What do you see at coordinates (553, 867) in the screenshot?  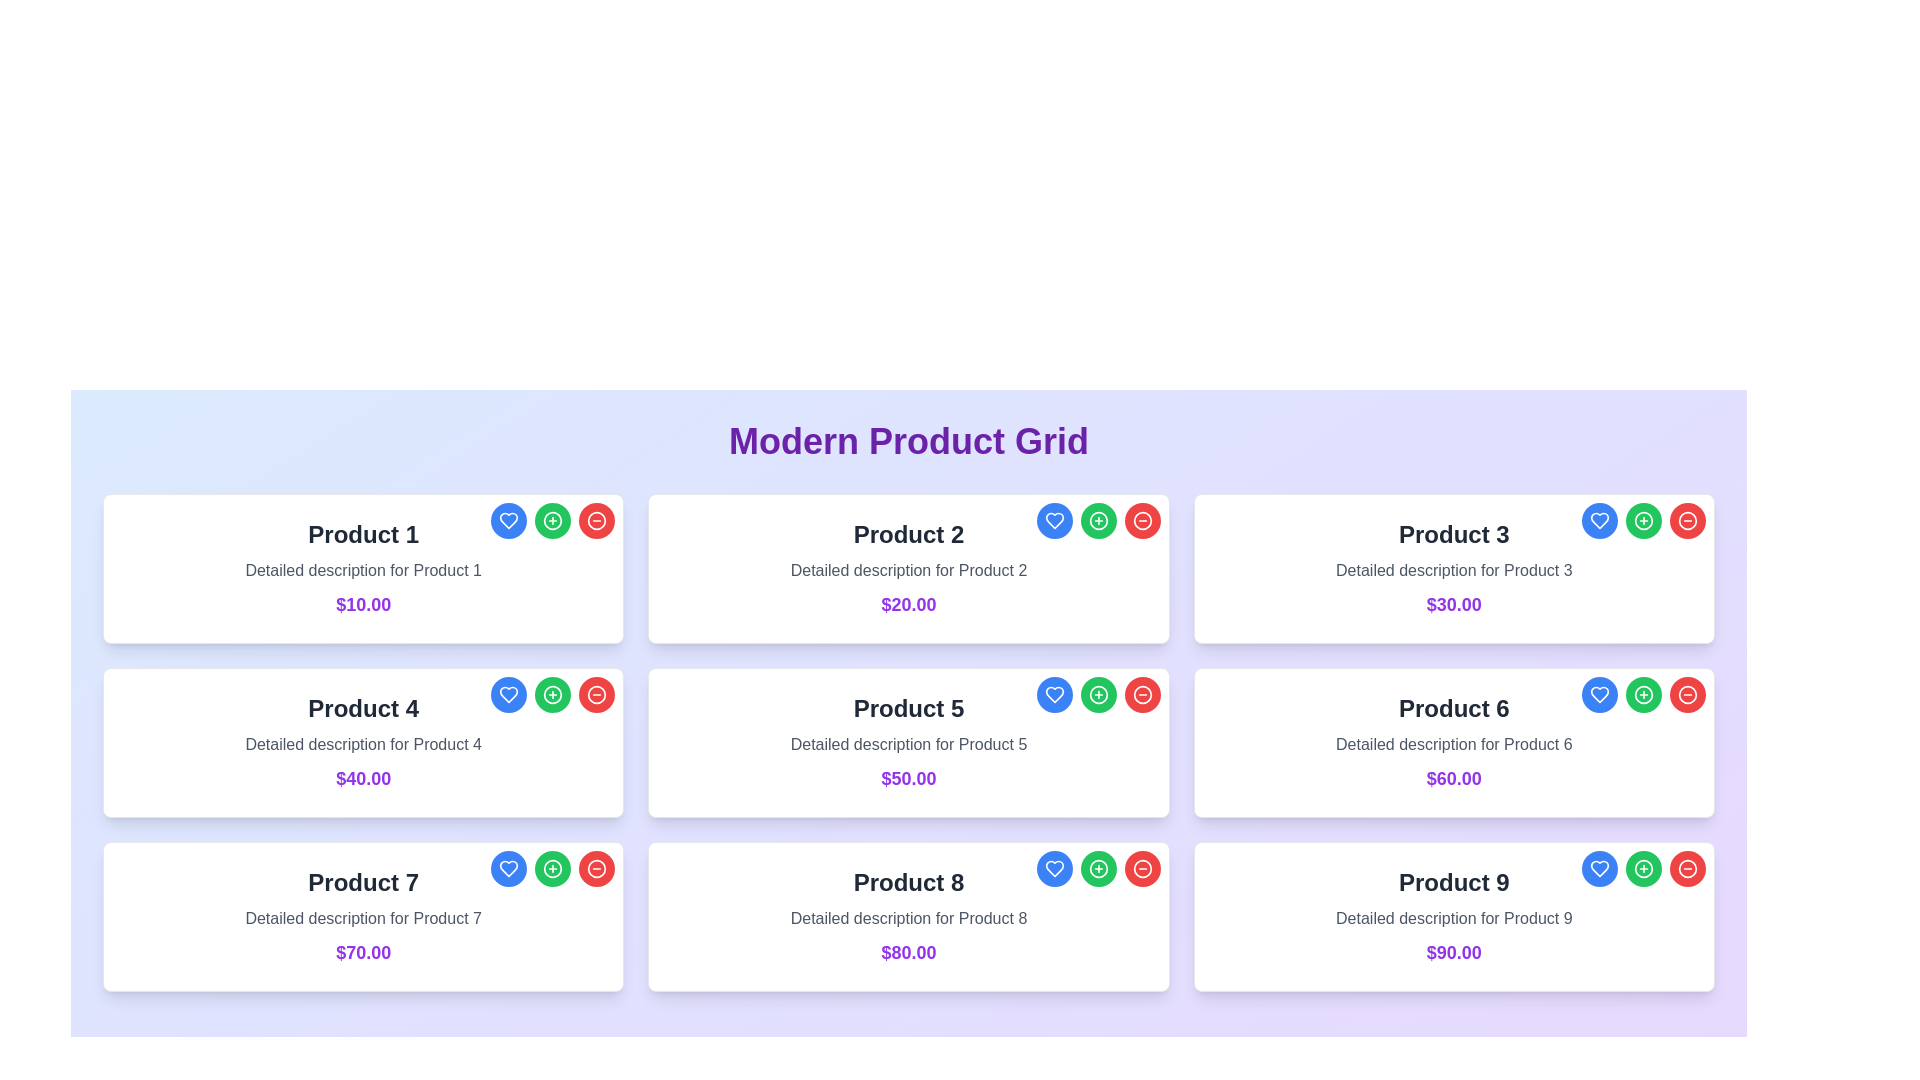 I see `the button that adds 'Product 7' to the shopping cart or wishlist` at bounding box center [553, 867].